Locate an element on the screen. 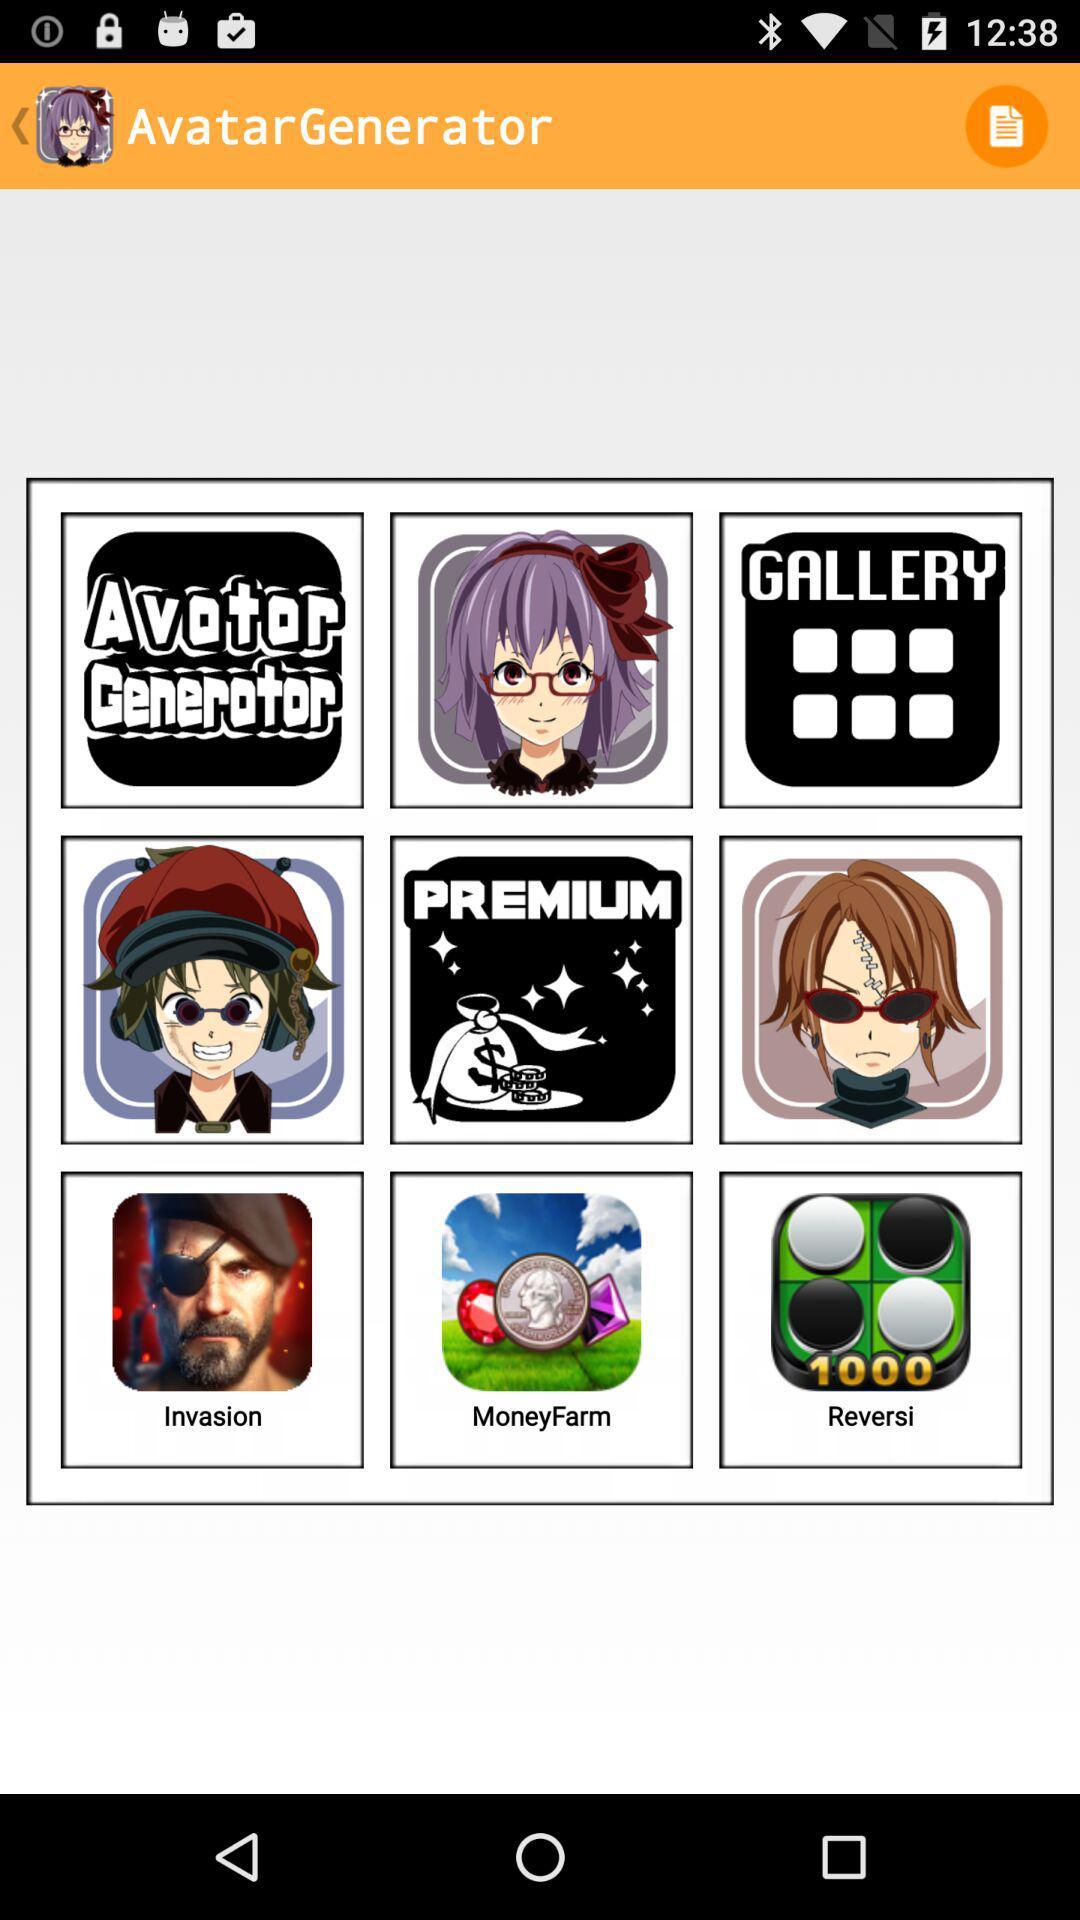 This screenshot has height=1920, width=1080. pick avator is located at coordinates (541, 660).